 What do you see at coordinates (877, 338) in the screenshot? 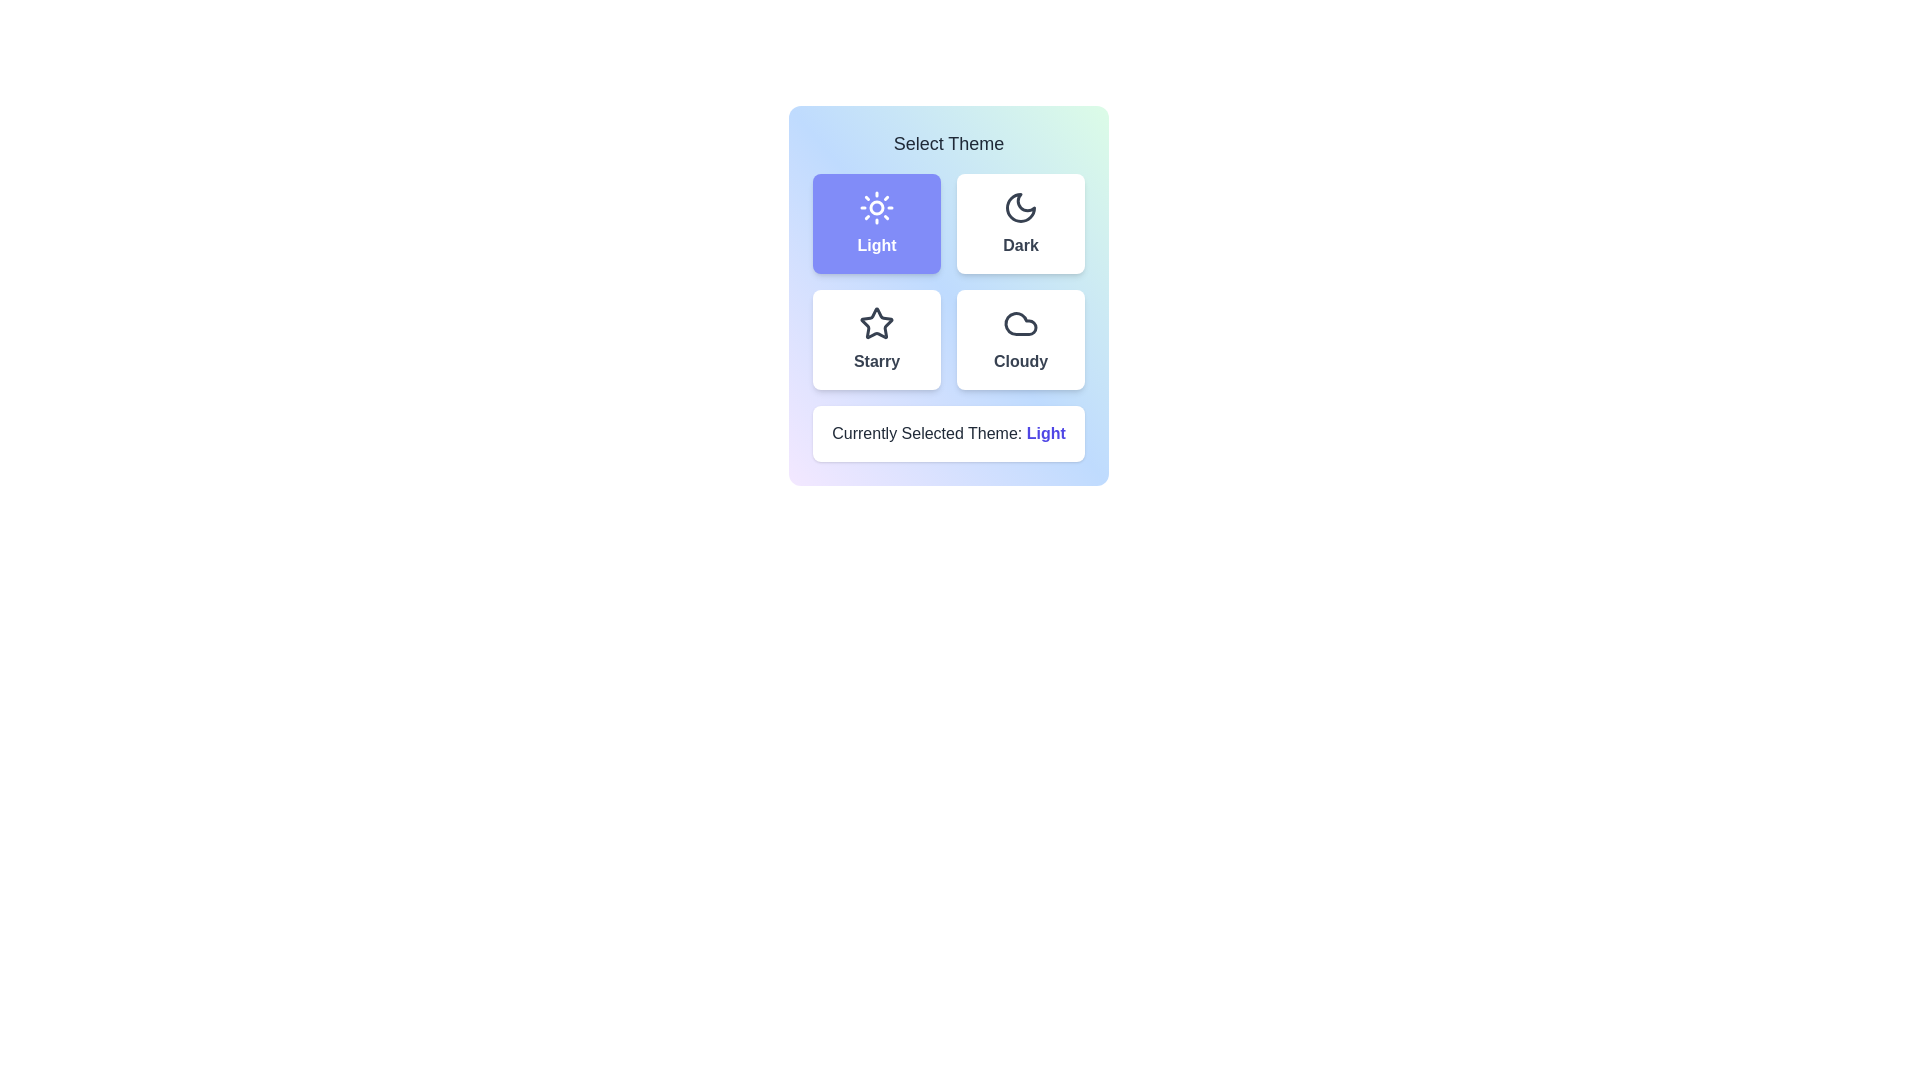
I see `the theme Starry by clicking on its button` at bounding box center [877, 338].